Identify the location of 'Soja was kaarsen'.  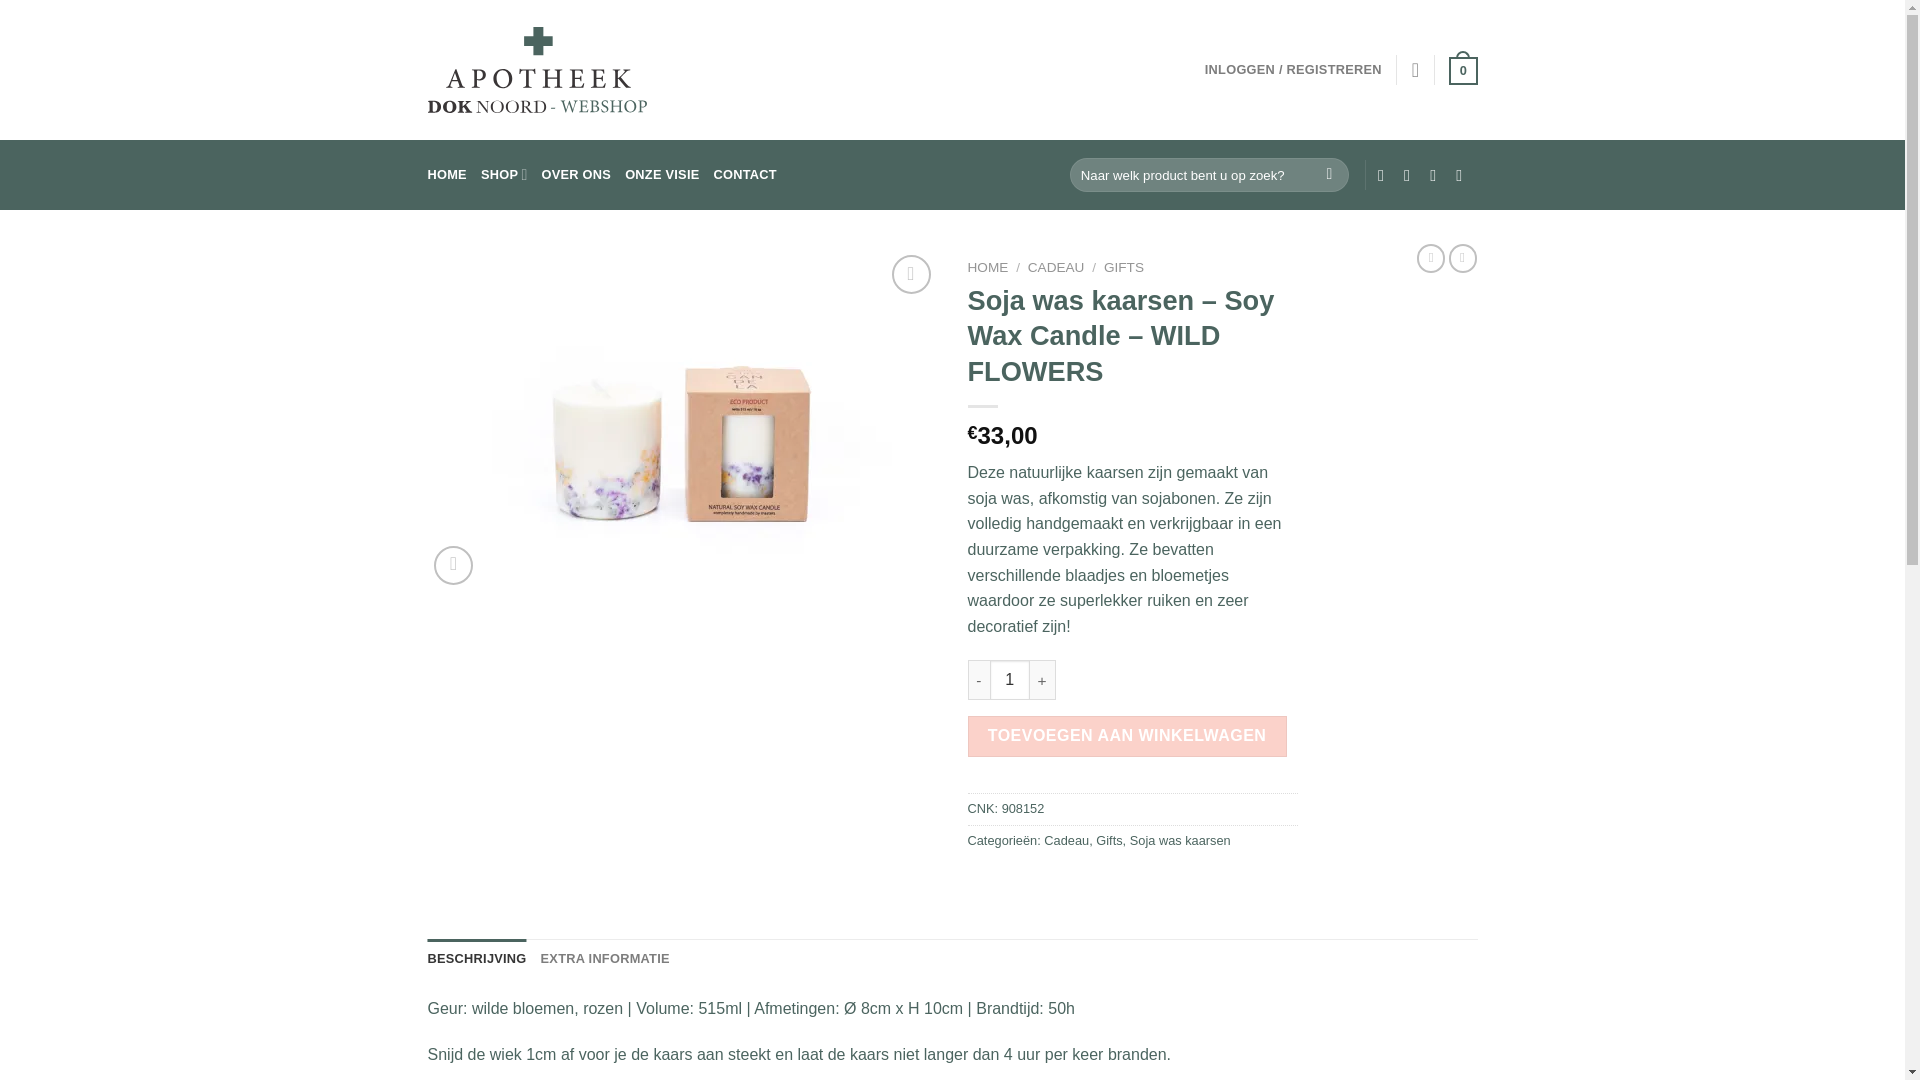
(1180, 840).